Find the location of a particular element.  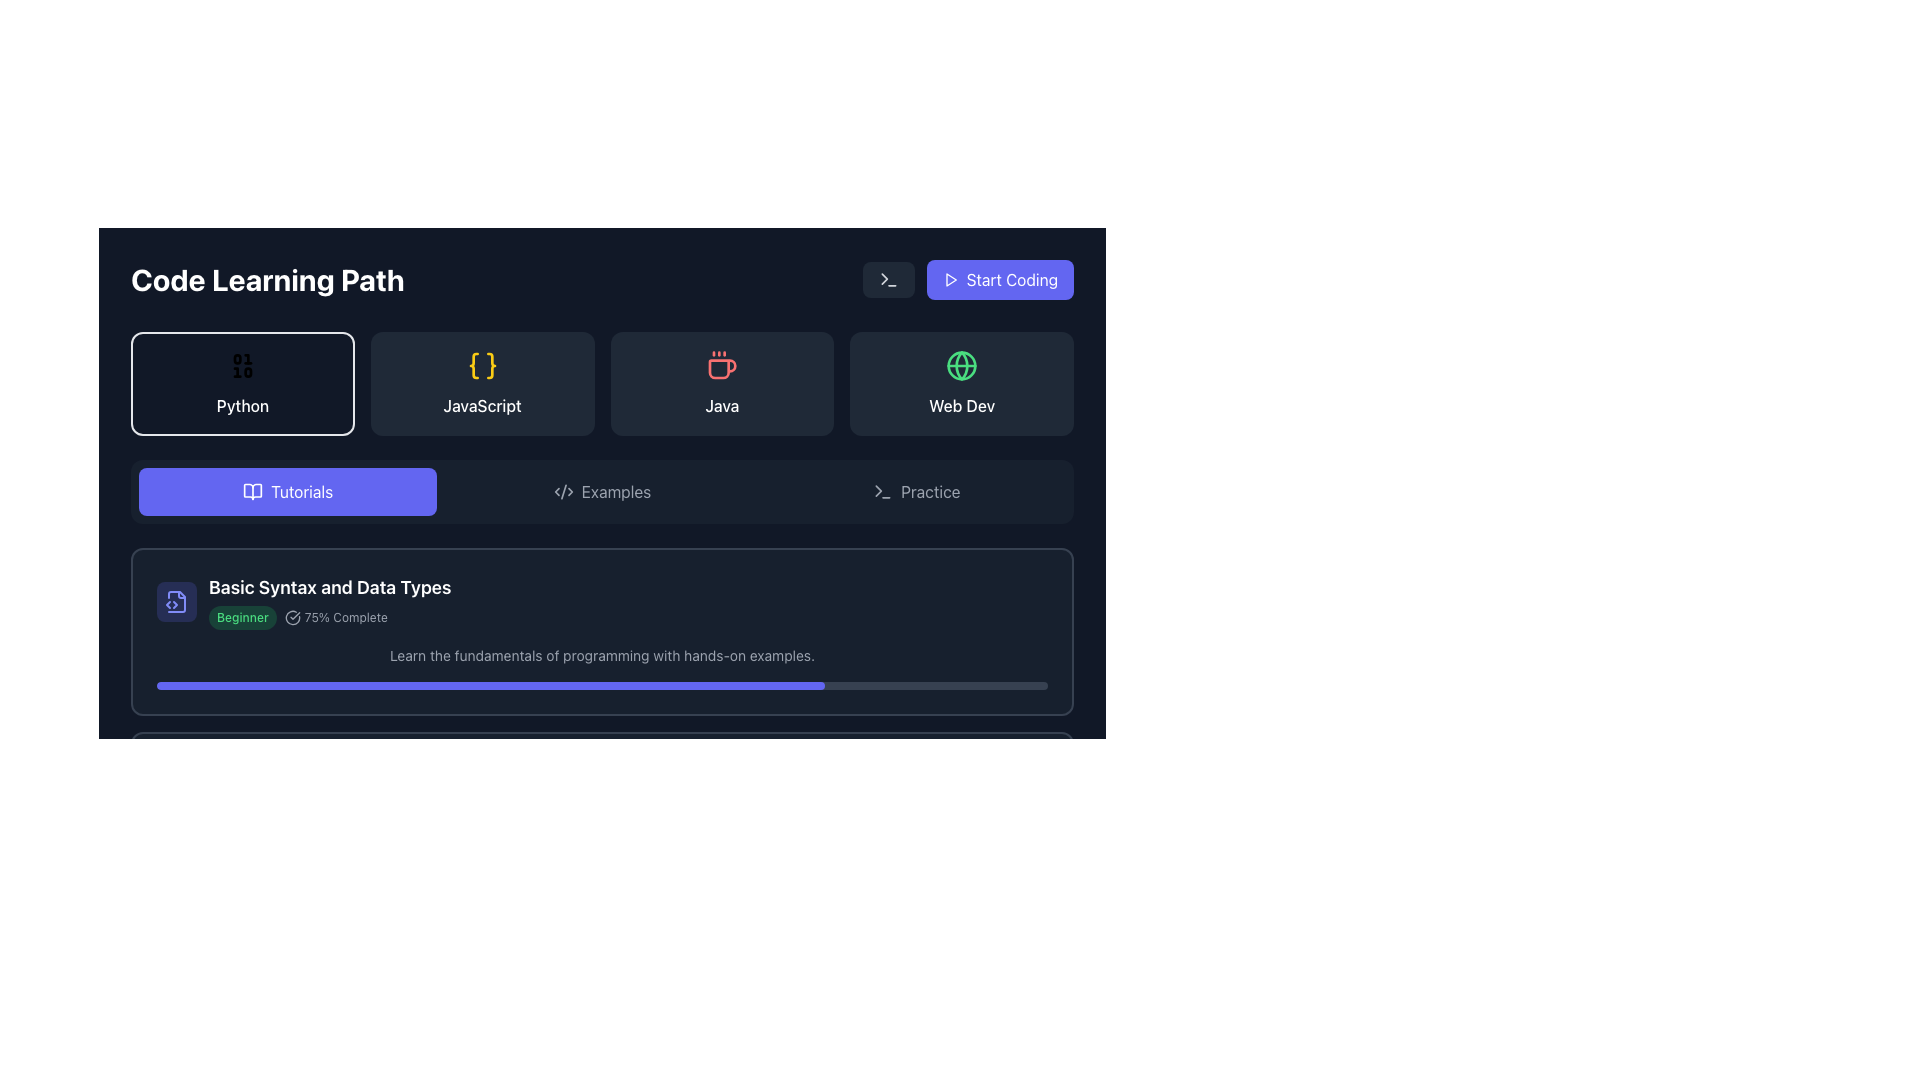

the play icon within the 'Start Coding' button located at the header section, positioned to the left of the text 'Start Coding' is located at coordinates (949, 280).